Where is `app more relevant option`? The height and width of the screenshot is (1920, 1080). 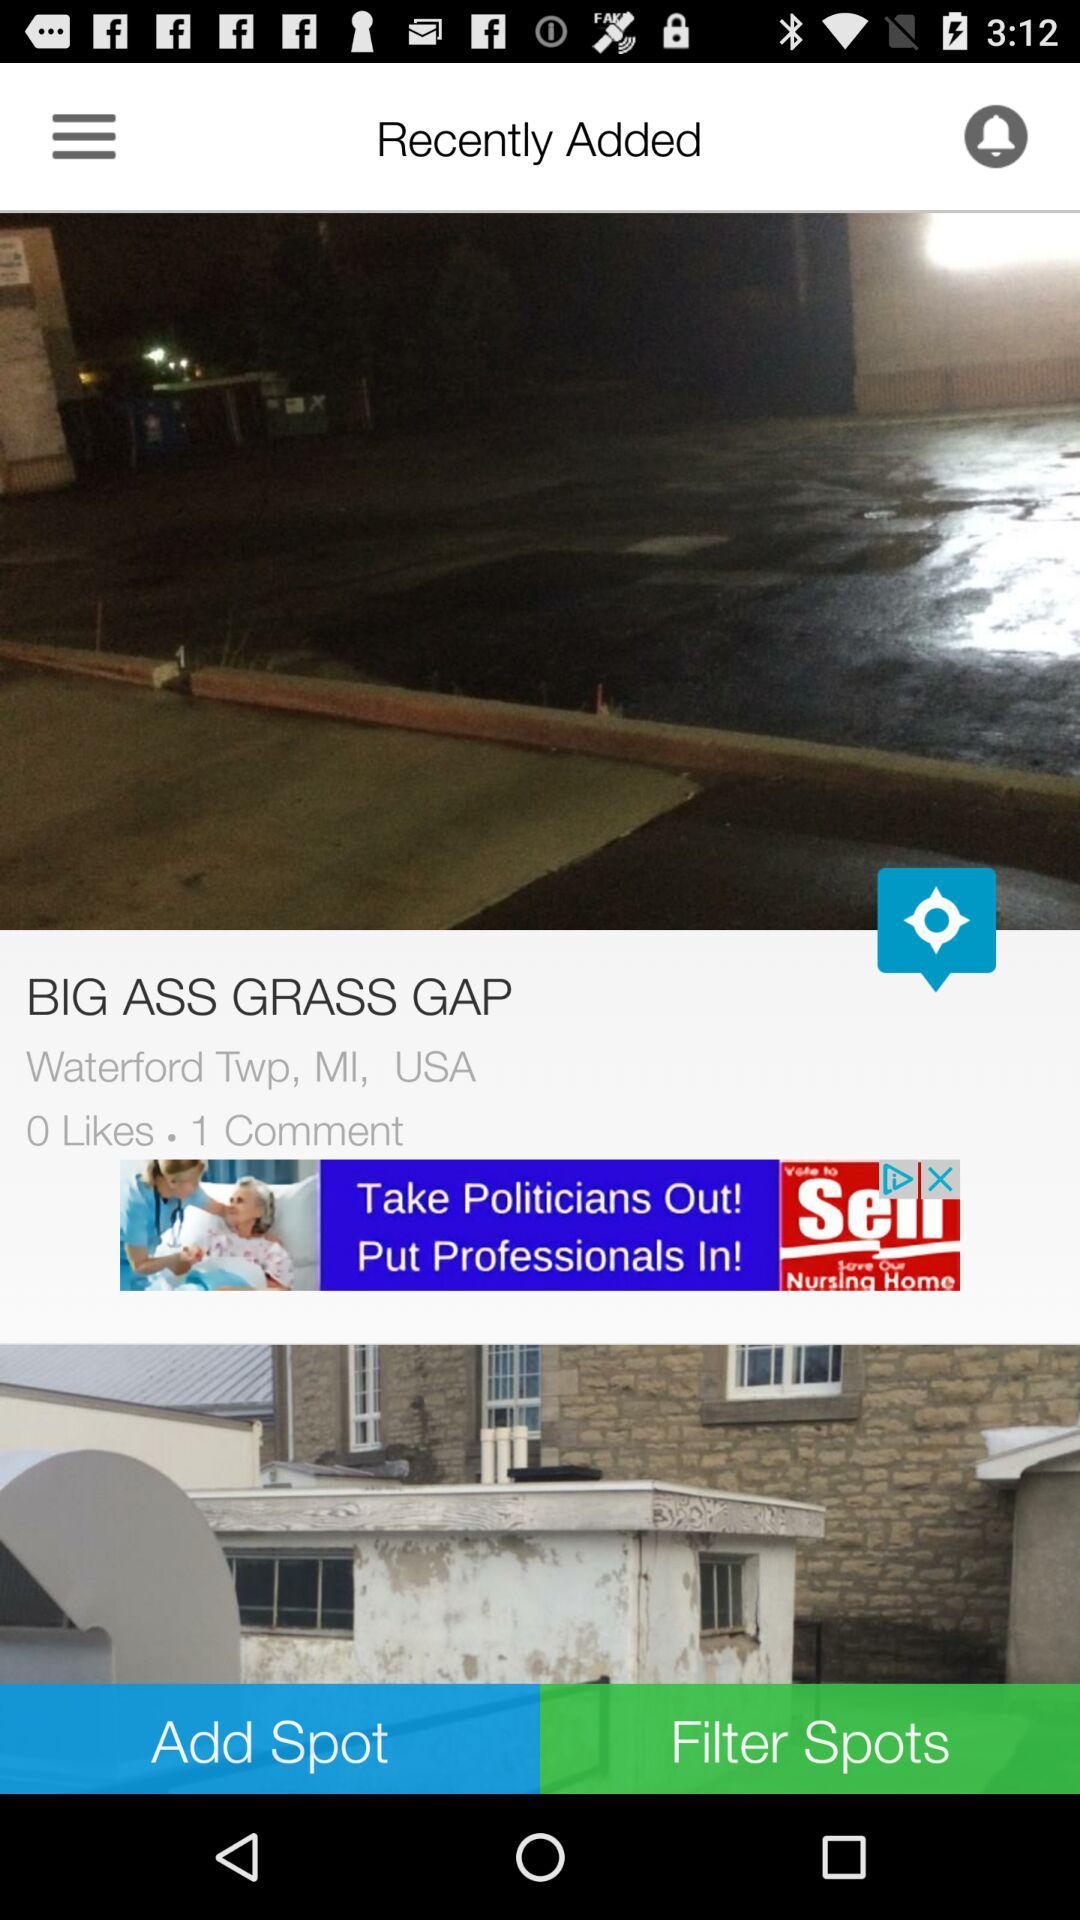
app more relevant option is located at coordinates (83, 135).